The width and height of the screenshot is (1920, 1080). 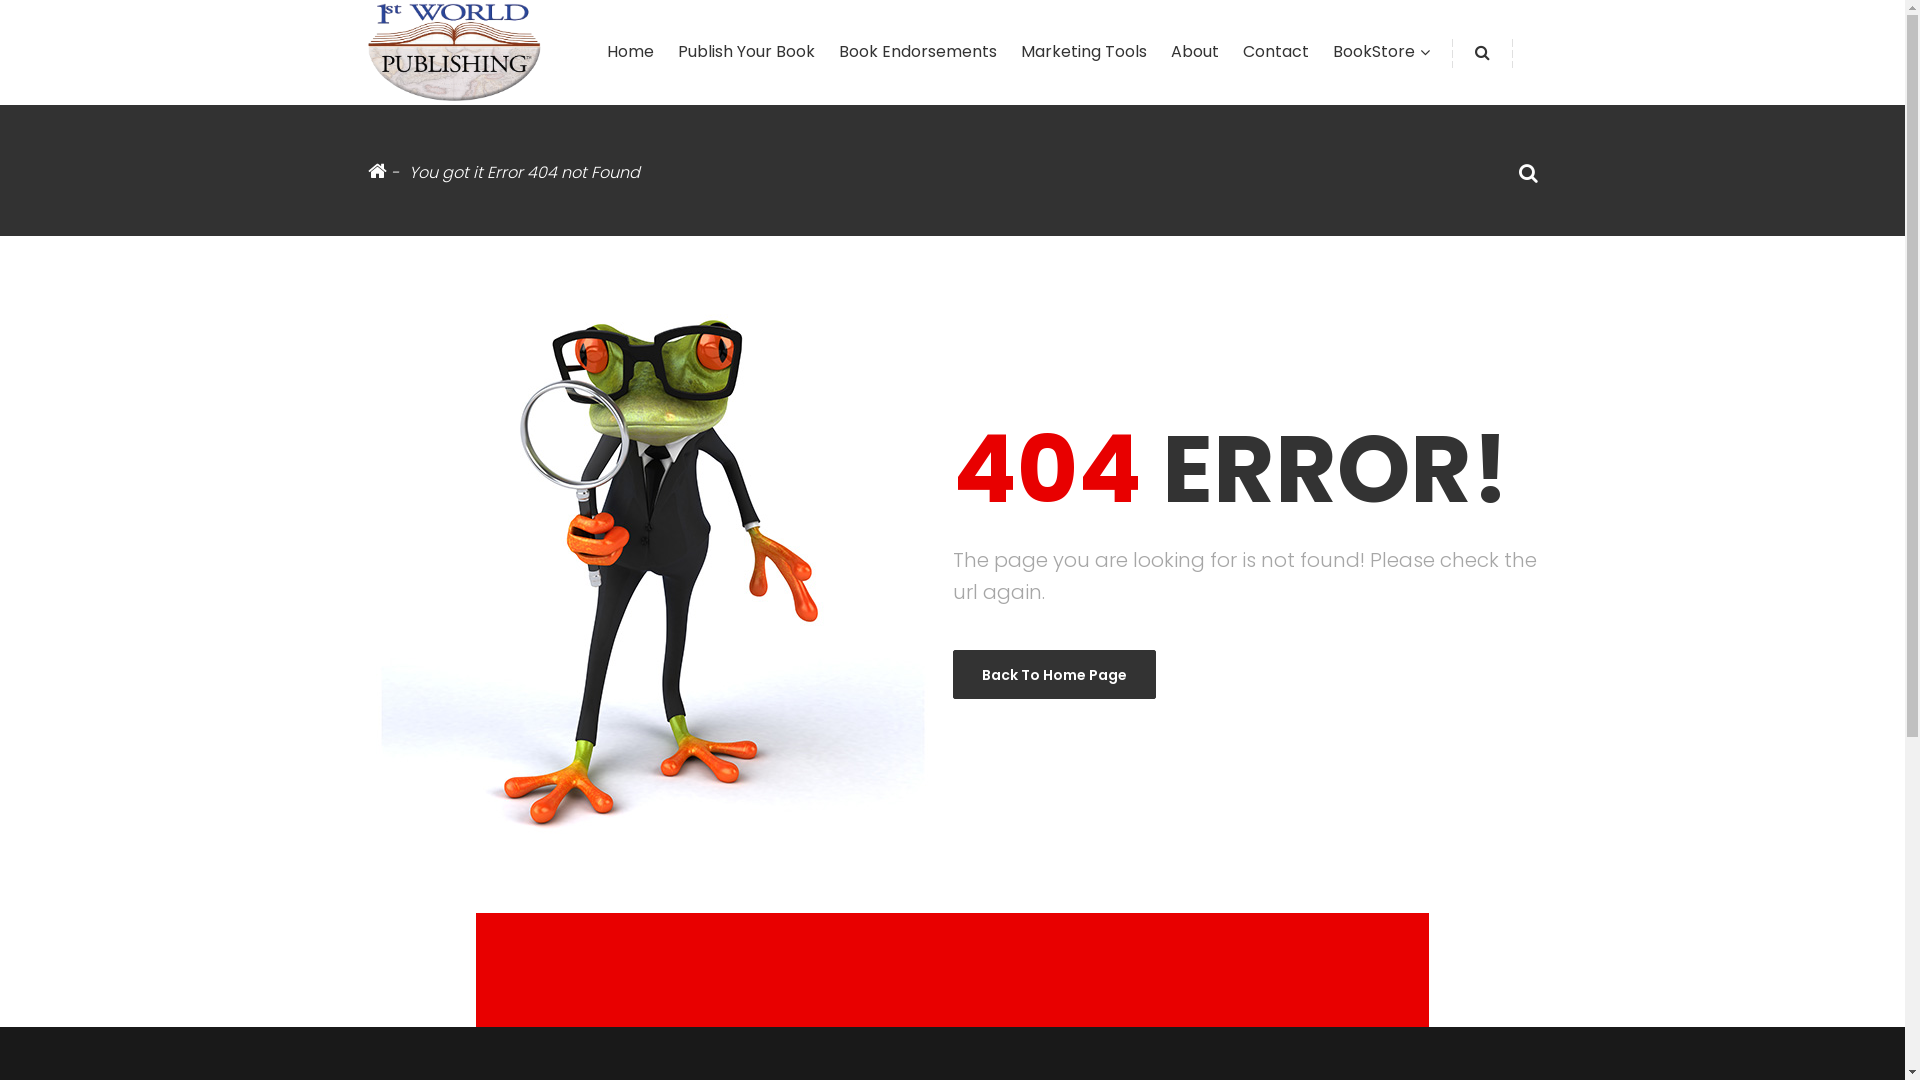 What do you see at coordinates (383, 171) in the screenshot?
I see `'-'` at bounding box center [383, 171].